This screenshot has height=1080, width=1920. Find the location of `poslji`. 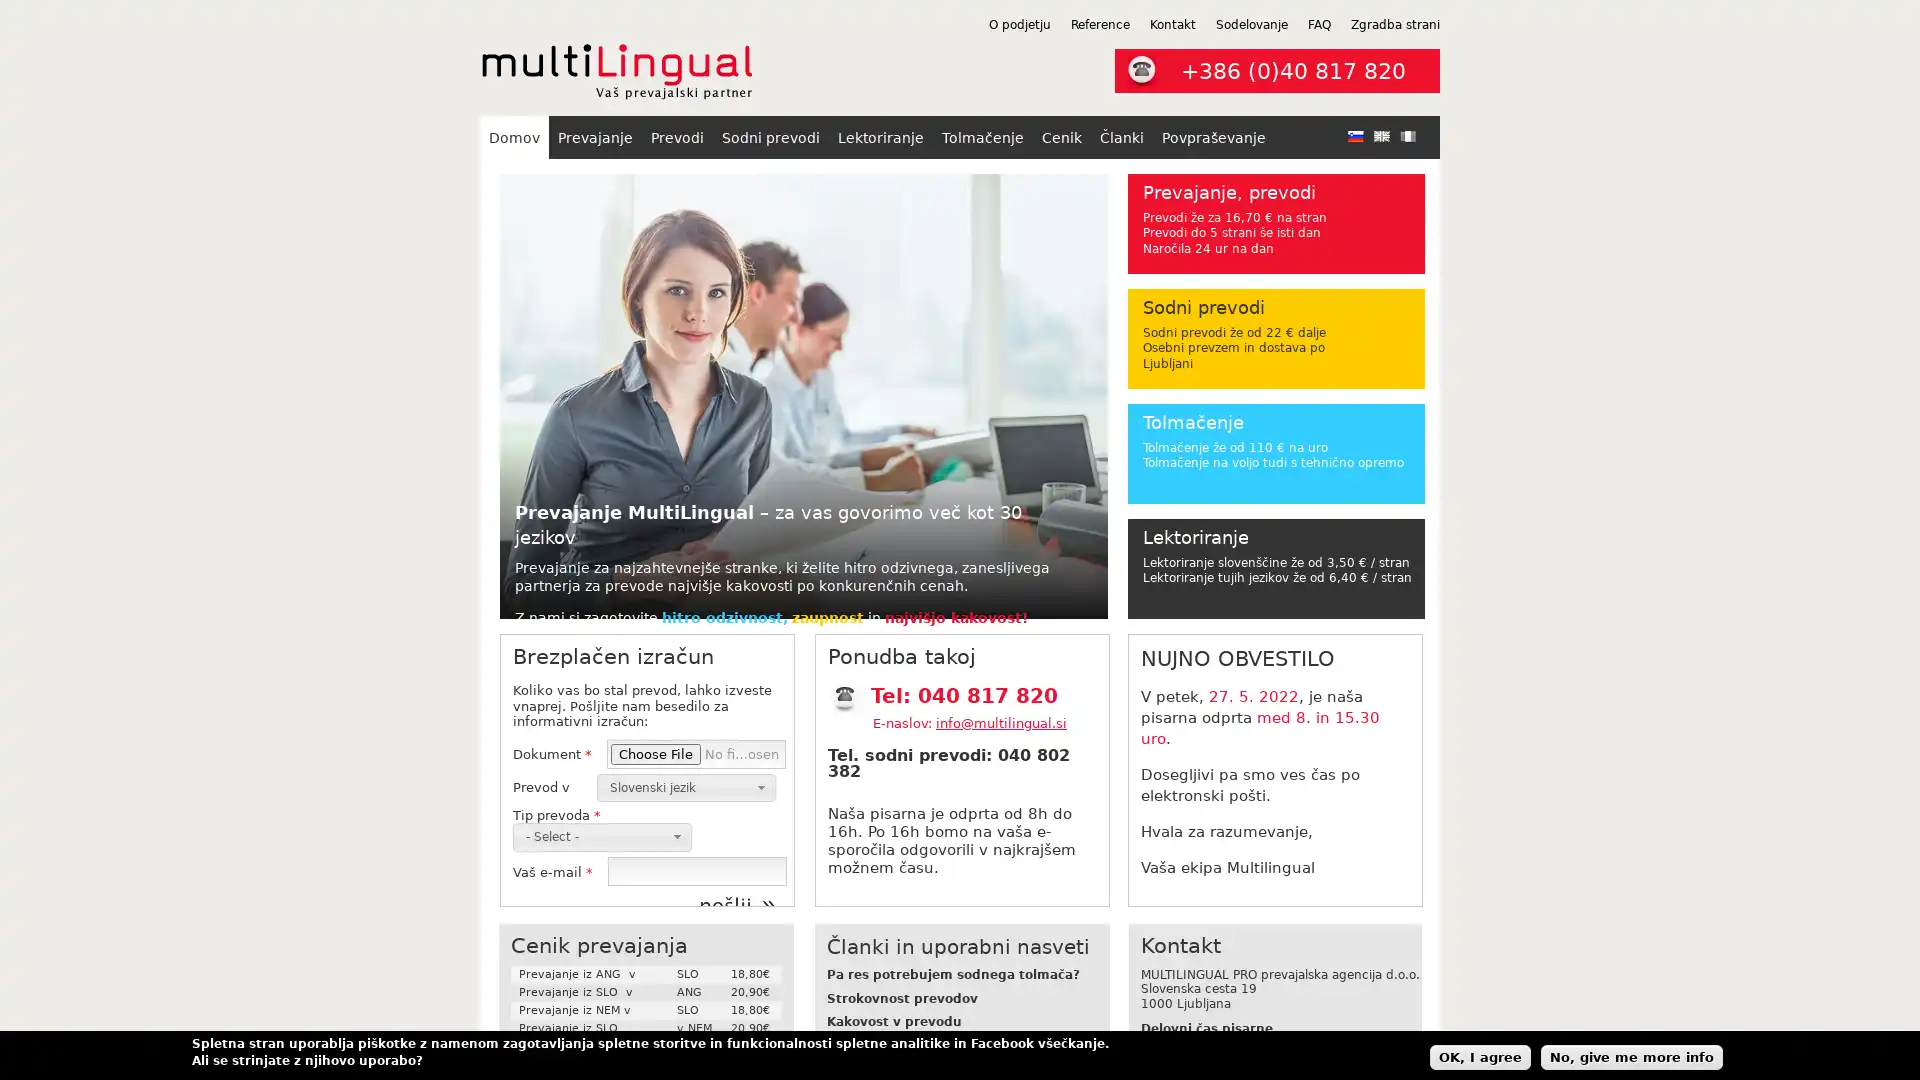

poslji is located at coordinates (737, 906).